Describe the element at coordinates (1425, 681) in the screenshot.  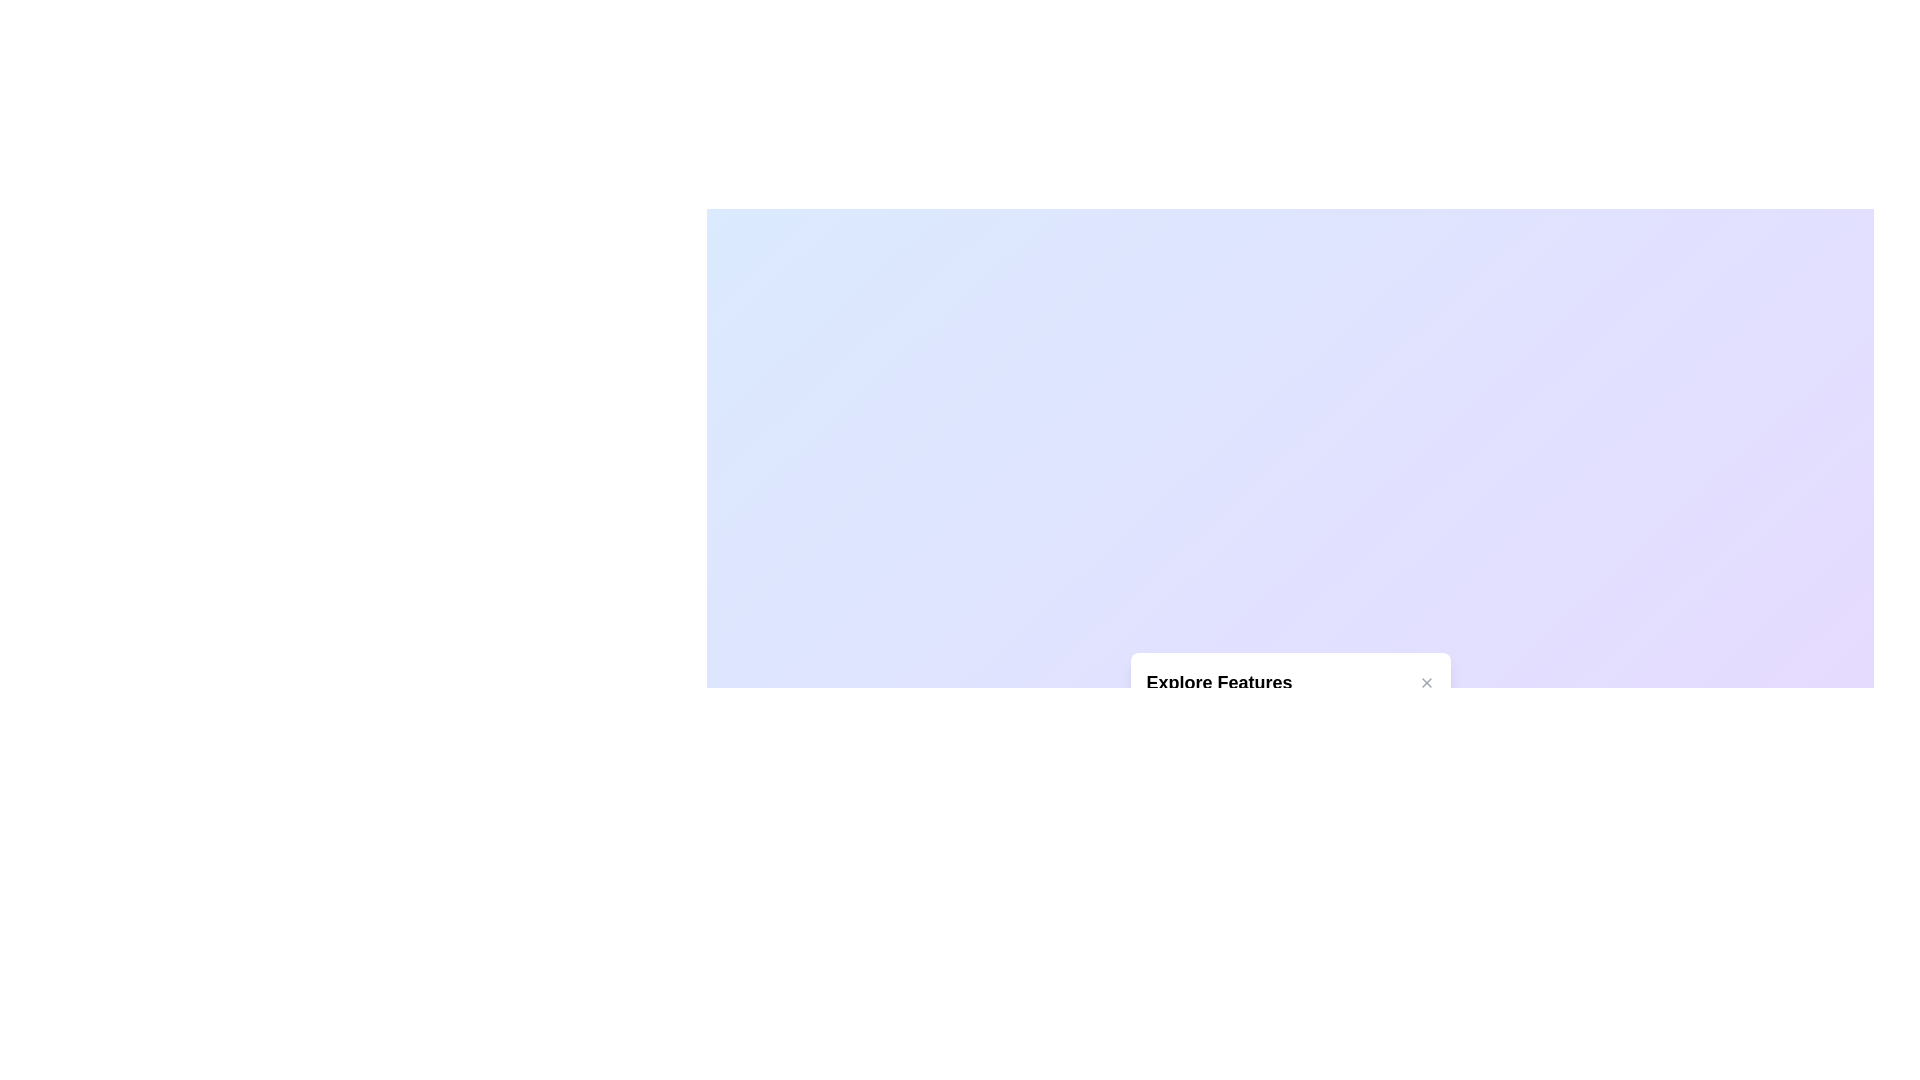
I see `the small 'X' icon button located to the right of the 'Explore Features' text in the header to observe its color change from gray to red` at that location.